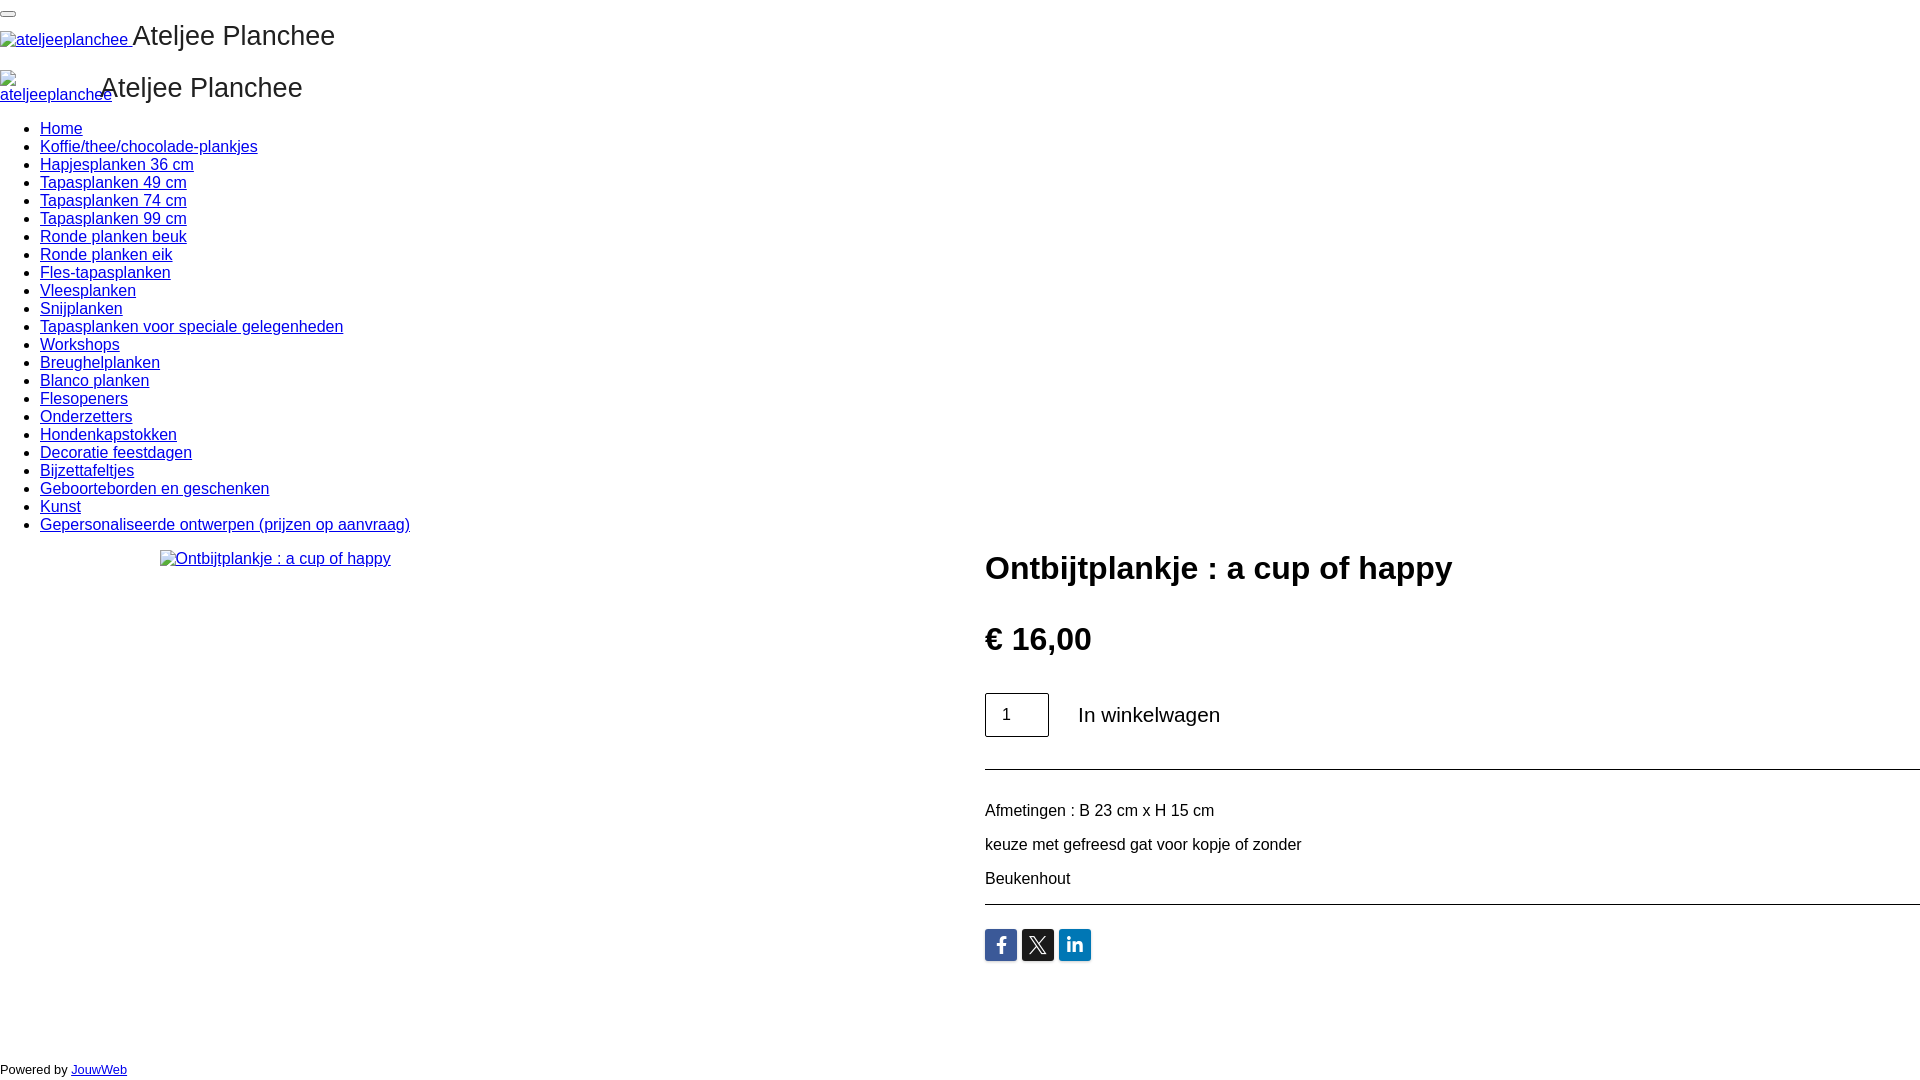  I want to click on 'Onderzetters', so click(85, 415).